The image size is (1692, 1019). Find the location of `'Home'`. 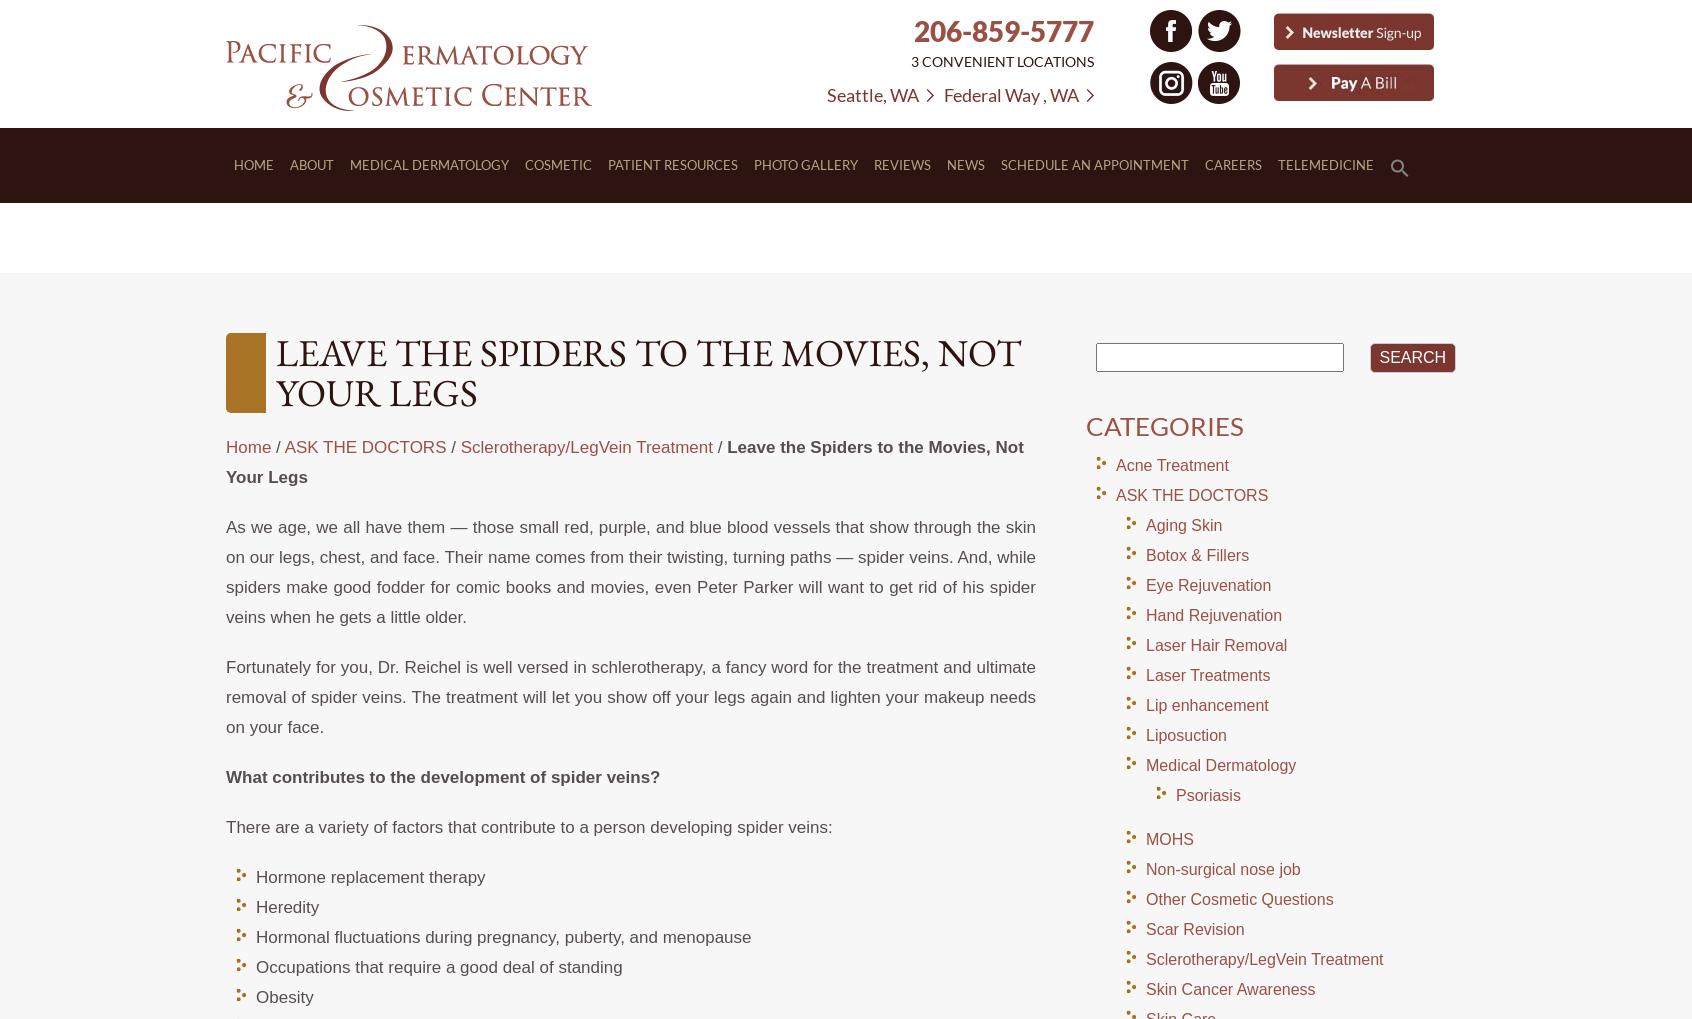

'Home' is located at coordinates (248, 447).